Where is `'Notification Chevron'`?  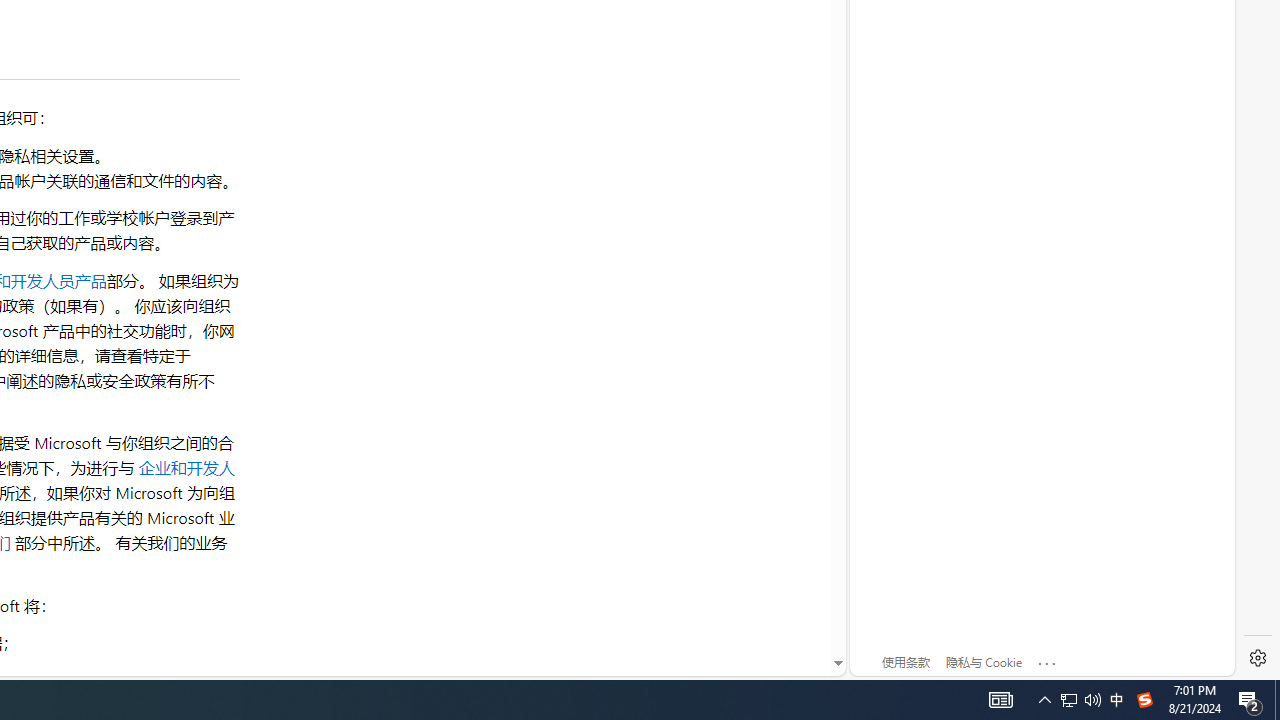
'Notification Chevron' is located at coordinates (1079, 698).